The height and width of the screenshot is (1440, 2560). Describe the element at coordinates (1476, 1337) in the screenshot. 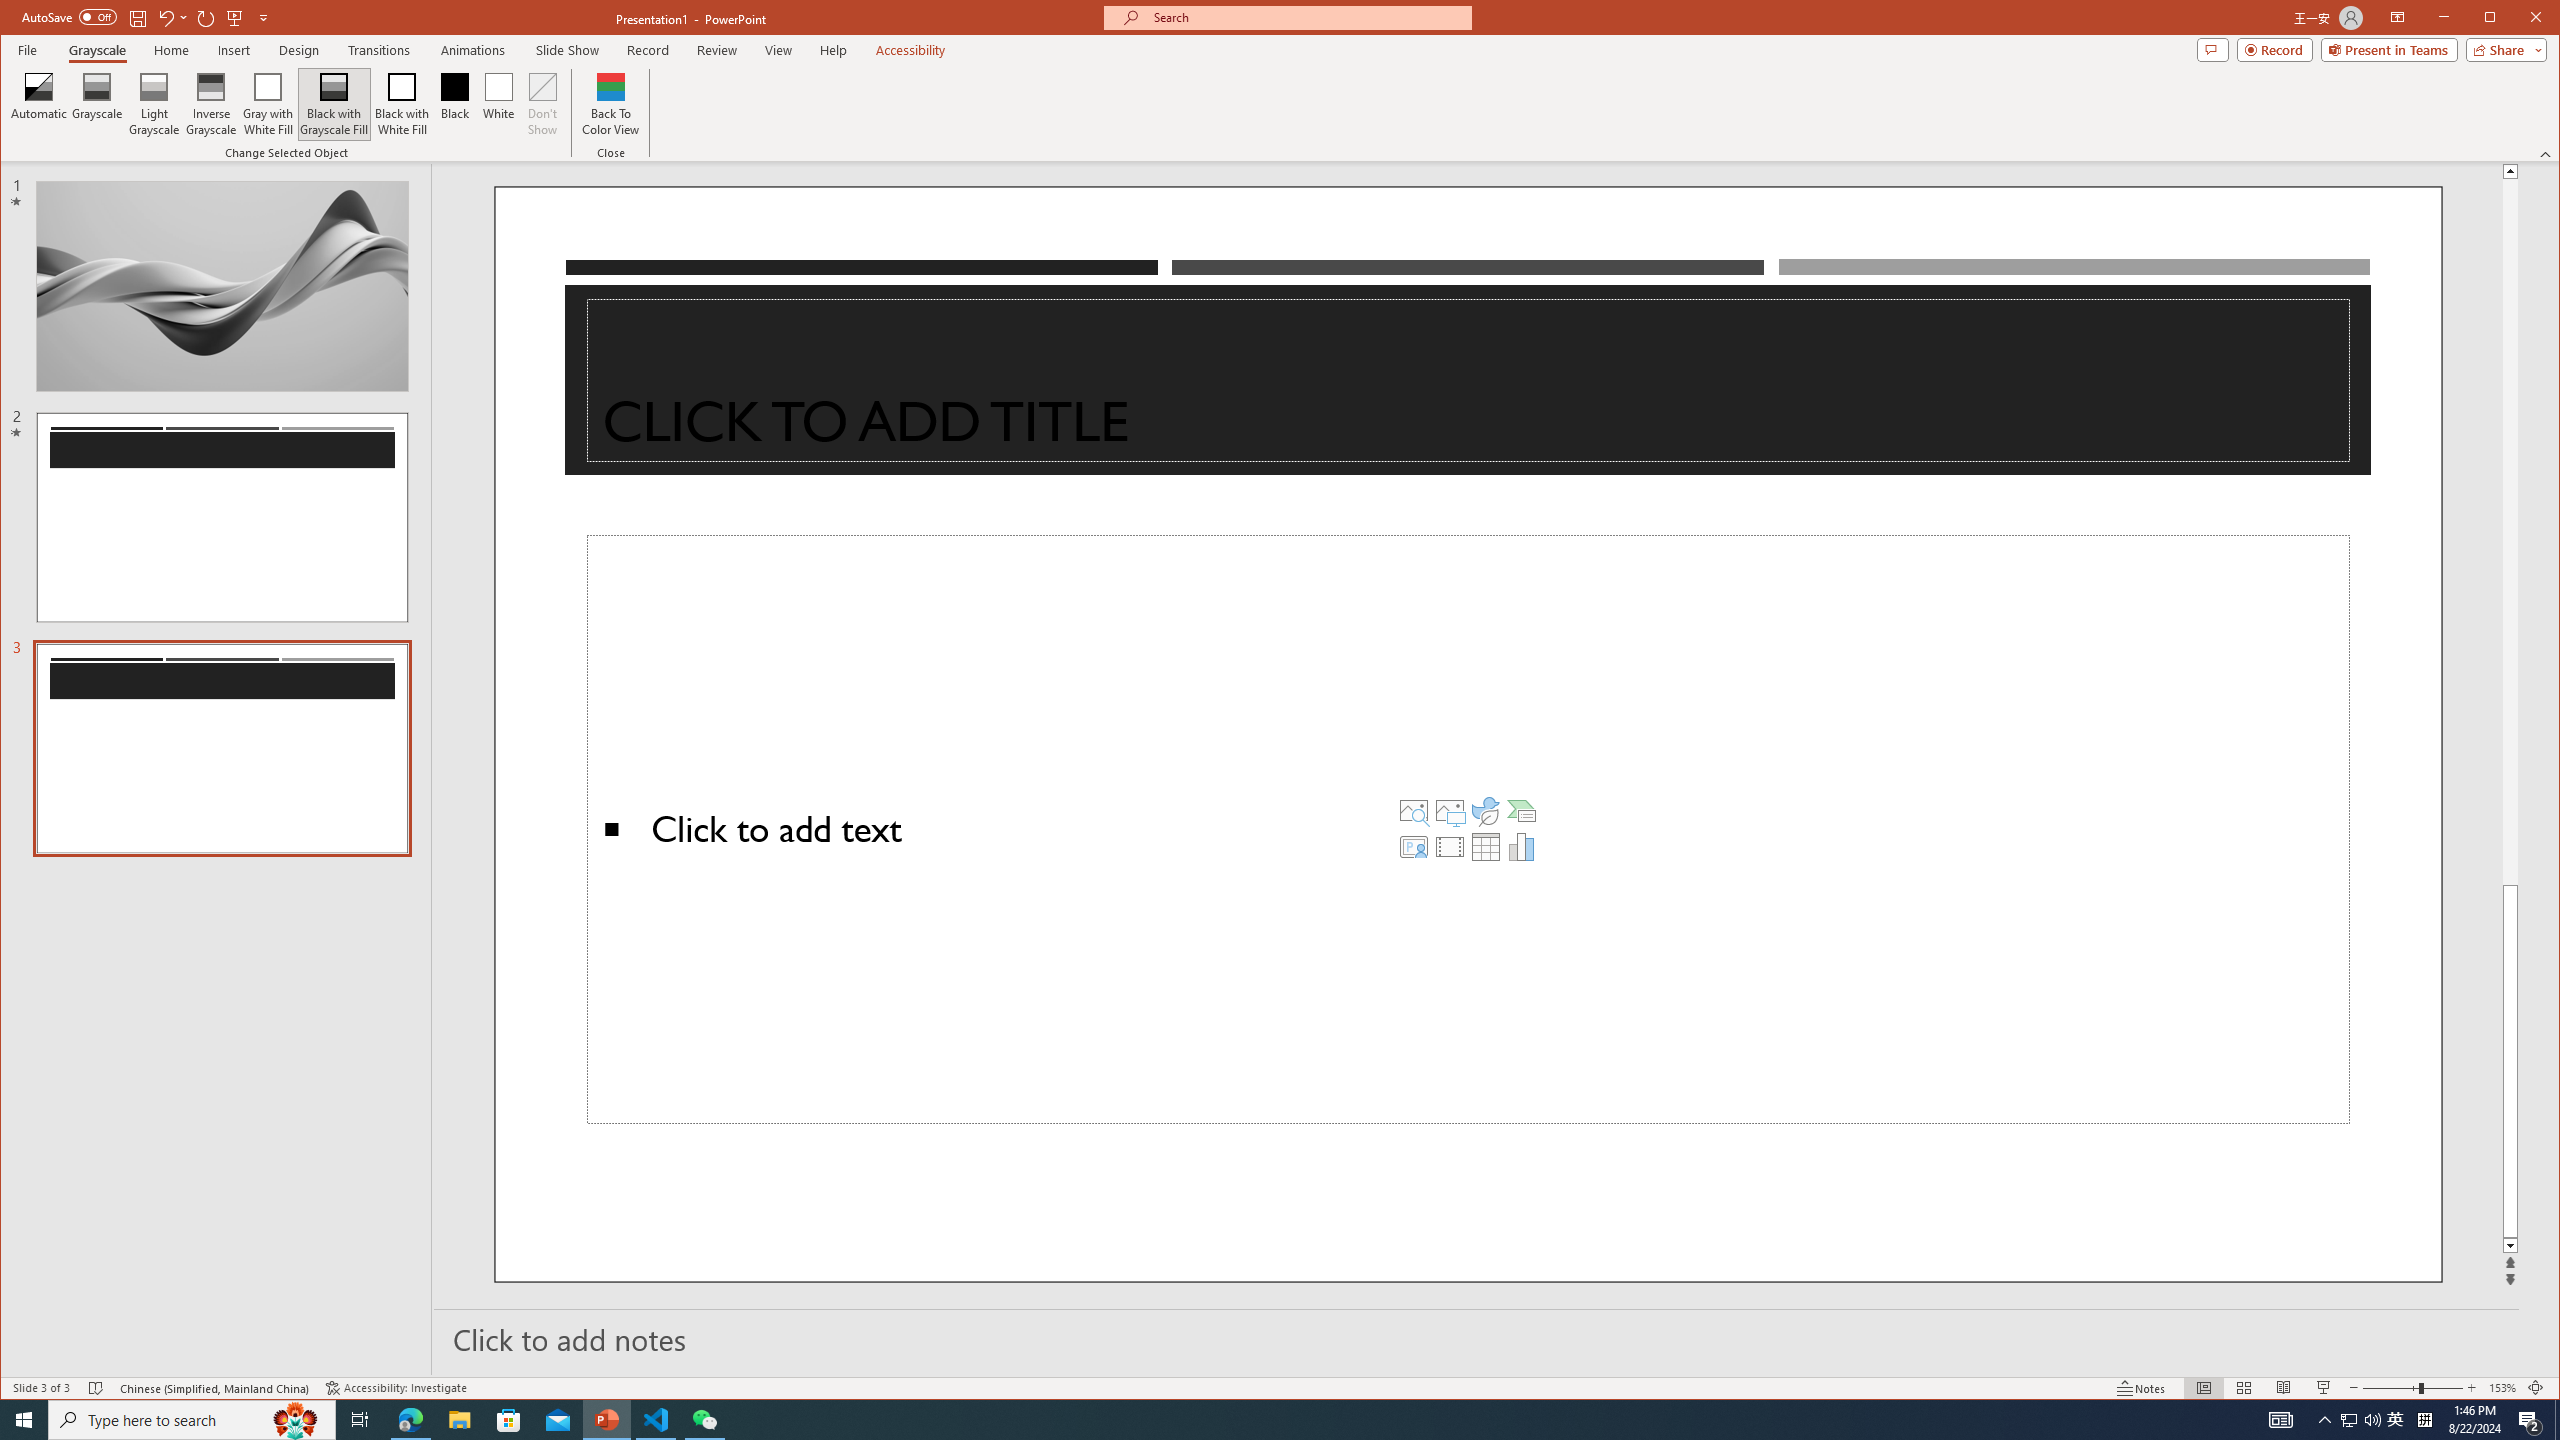

I see `'Slide Notes'` at that location.